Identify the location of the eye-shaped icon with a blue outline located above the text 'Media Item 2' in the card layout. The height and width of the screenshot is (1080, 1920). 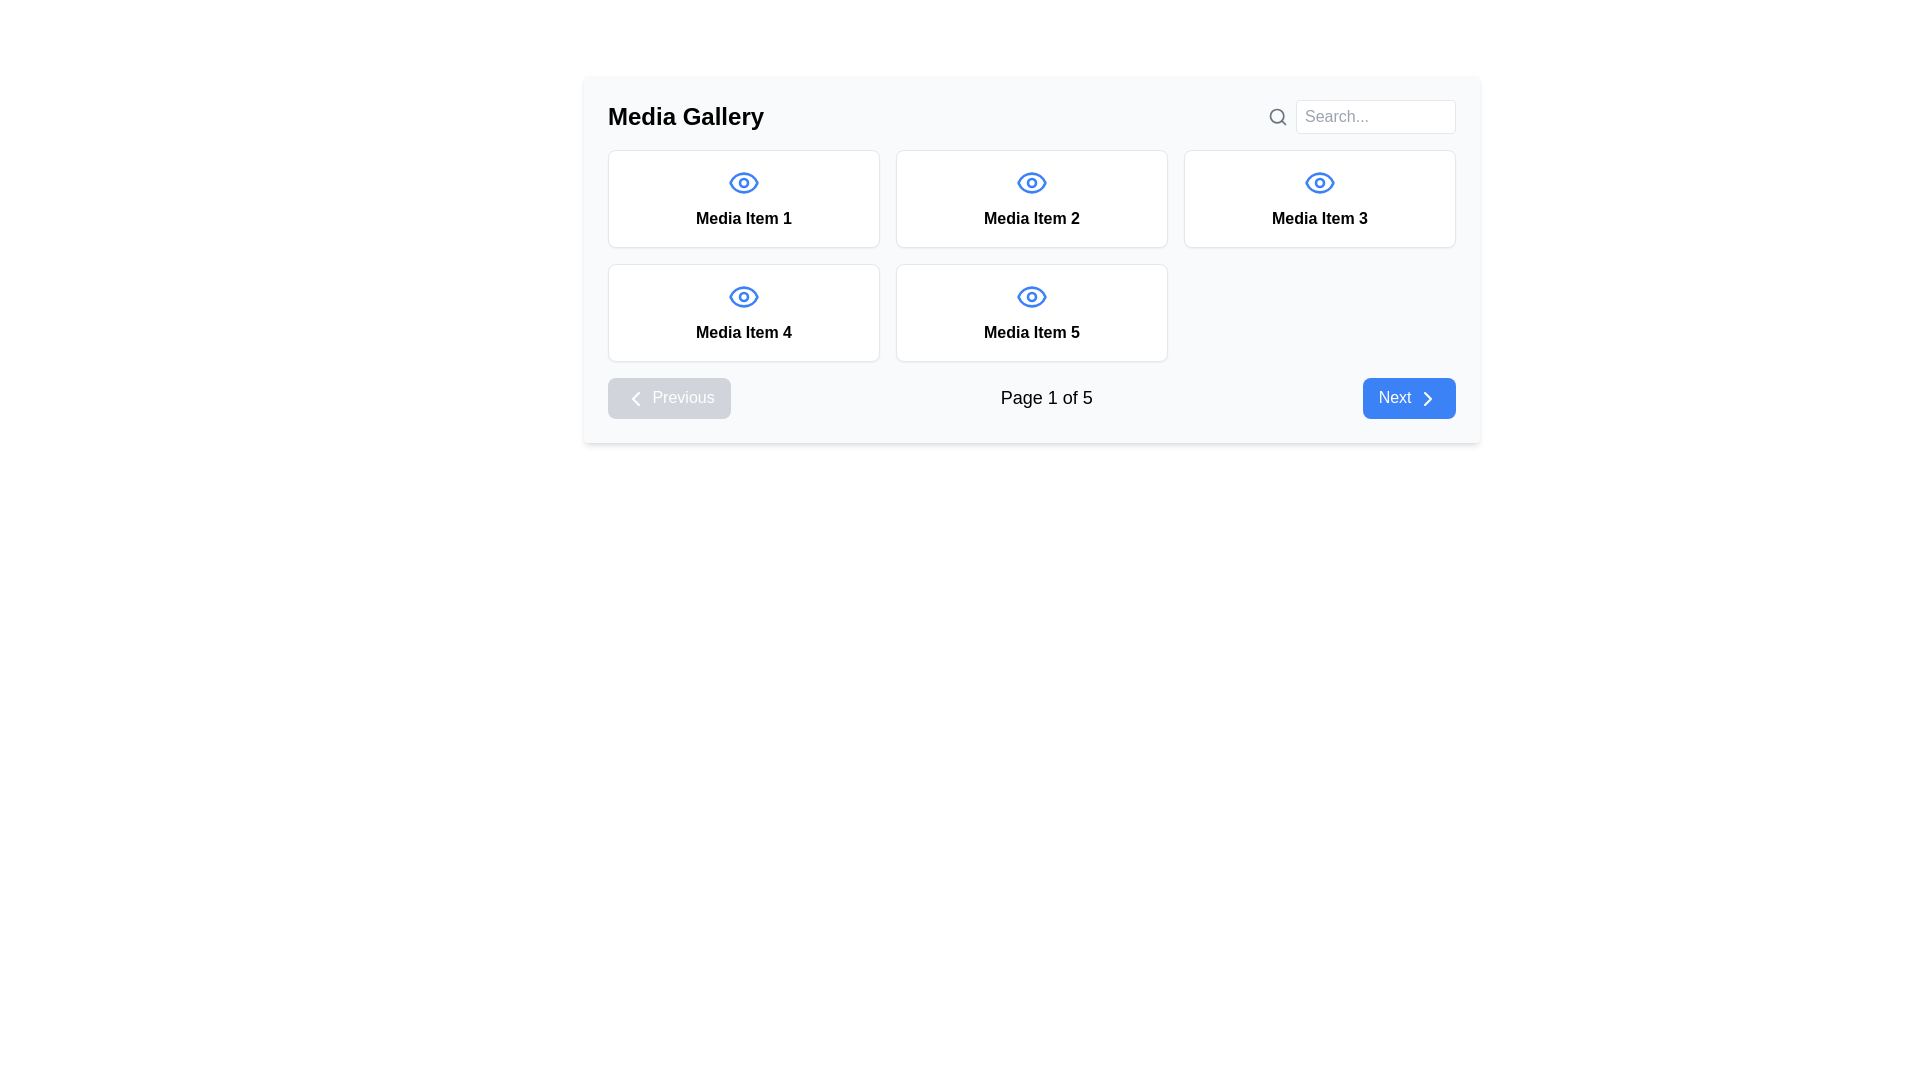
(1032, 182).